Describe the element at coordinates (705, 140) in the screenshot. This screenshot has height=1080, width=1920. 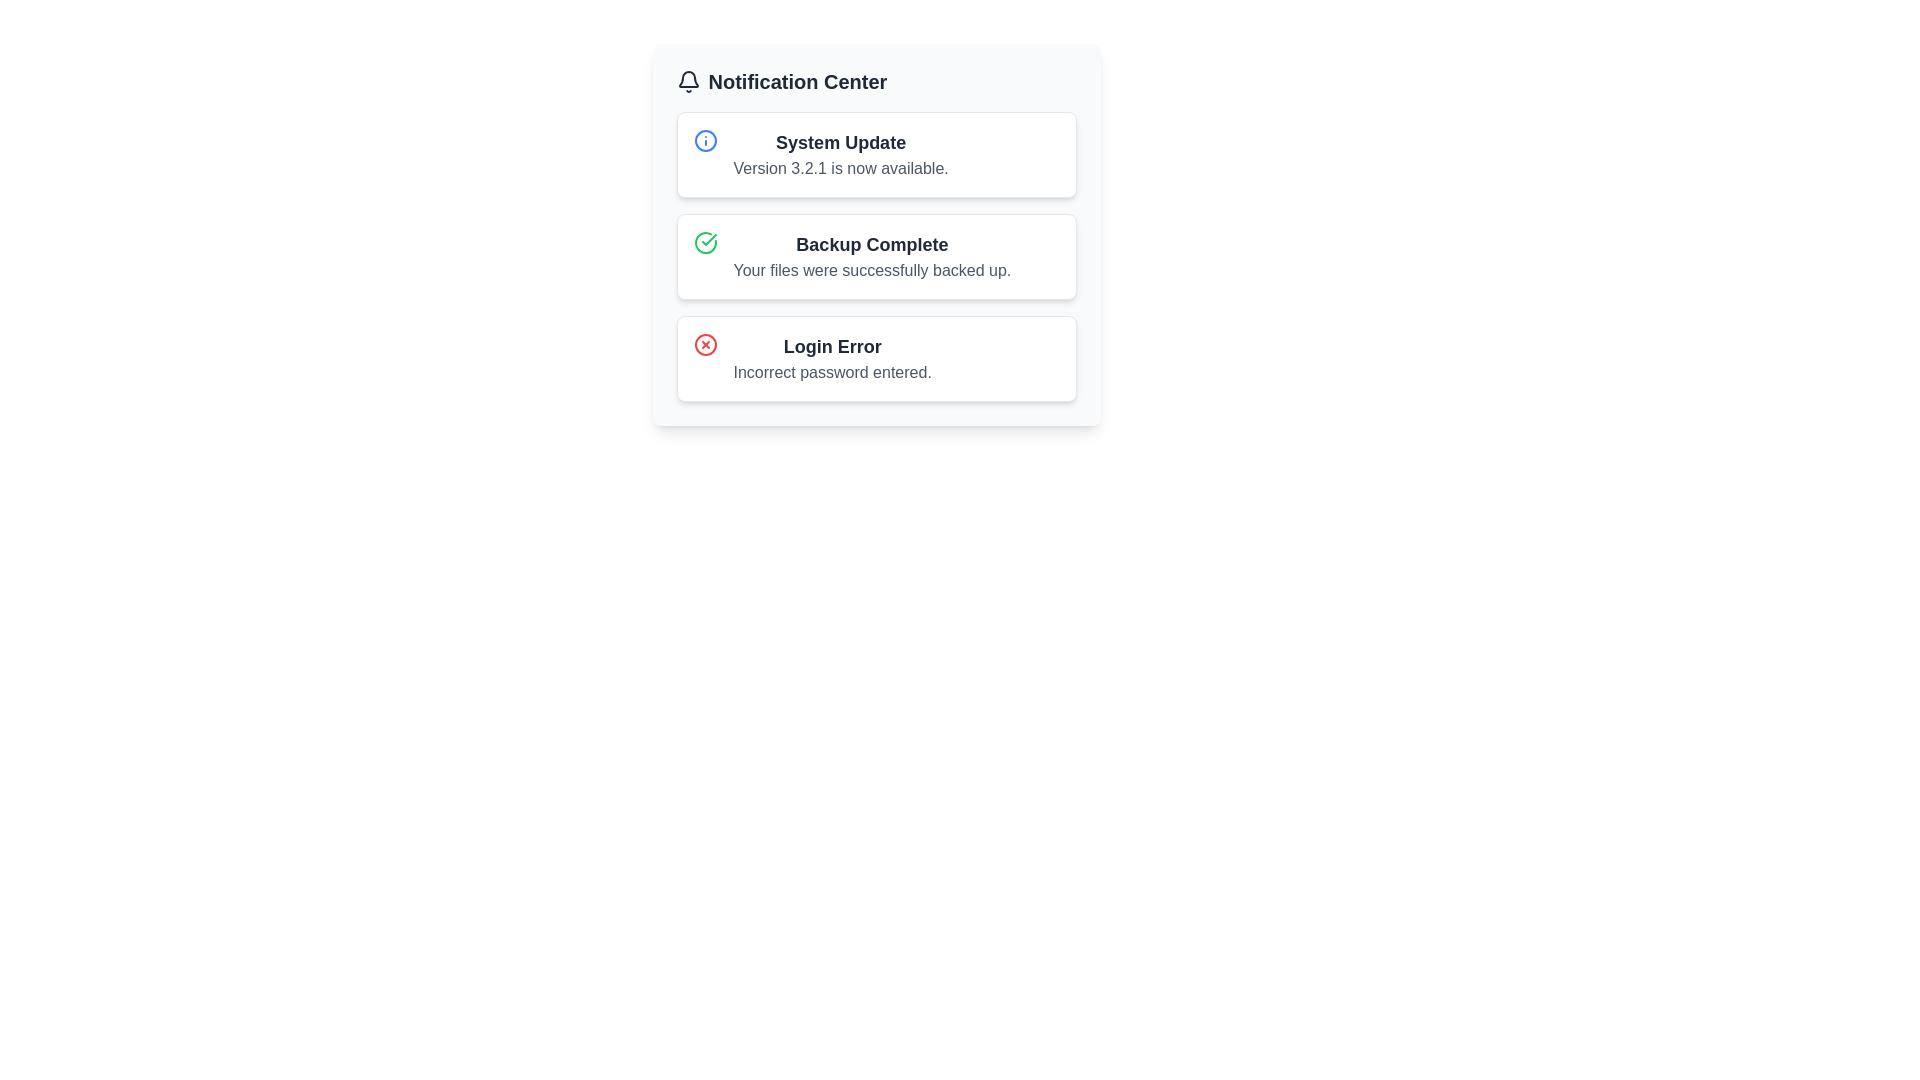
I see `the information icon styled as a blue circle with a lowercase 'i' in the center, located directly to the left of the text 'System Update' within a notification card` at that location.